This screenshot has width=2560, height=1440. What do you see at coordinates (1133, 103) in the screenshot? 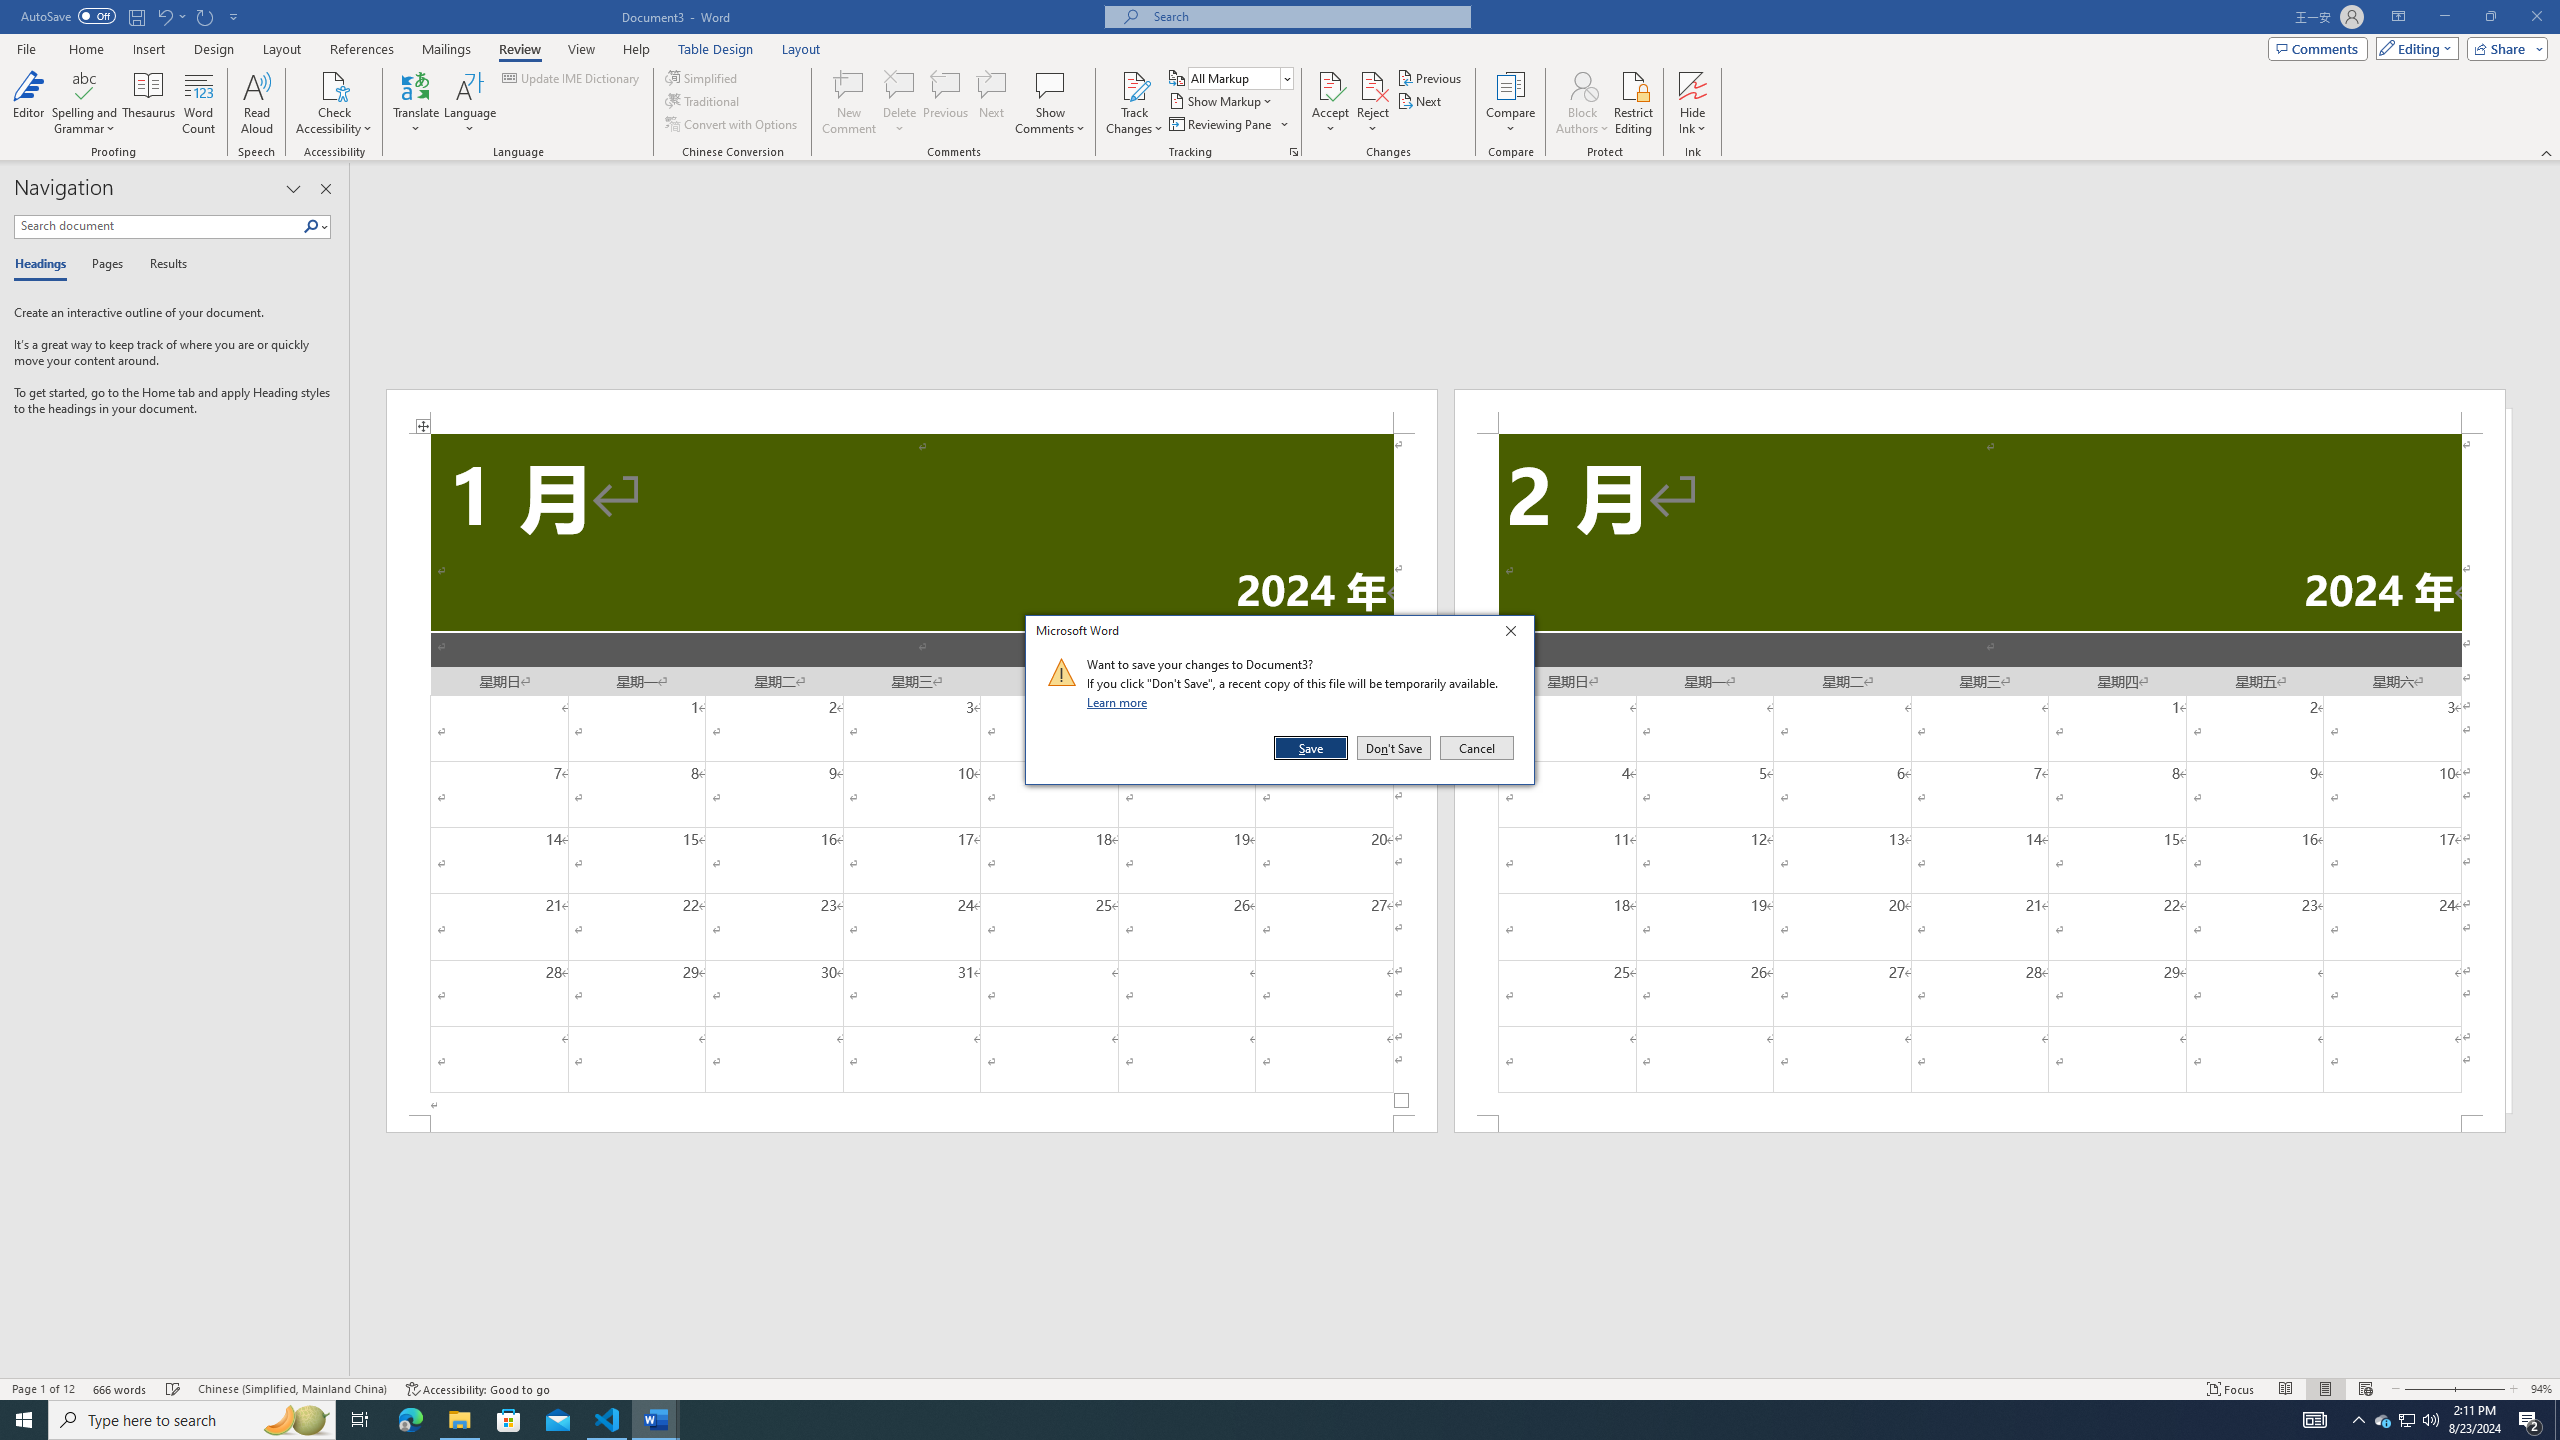
I see `'Track Changes'` at bounding box center [1133, 103].